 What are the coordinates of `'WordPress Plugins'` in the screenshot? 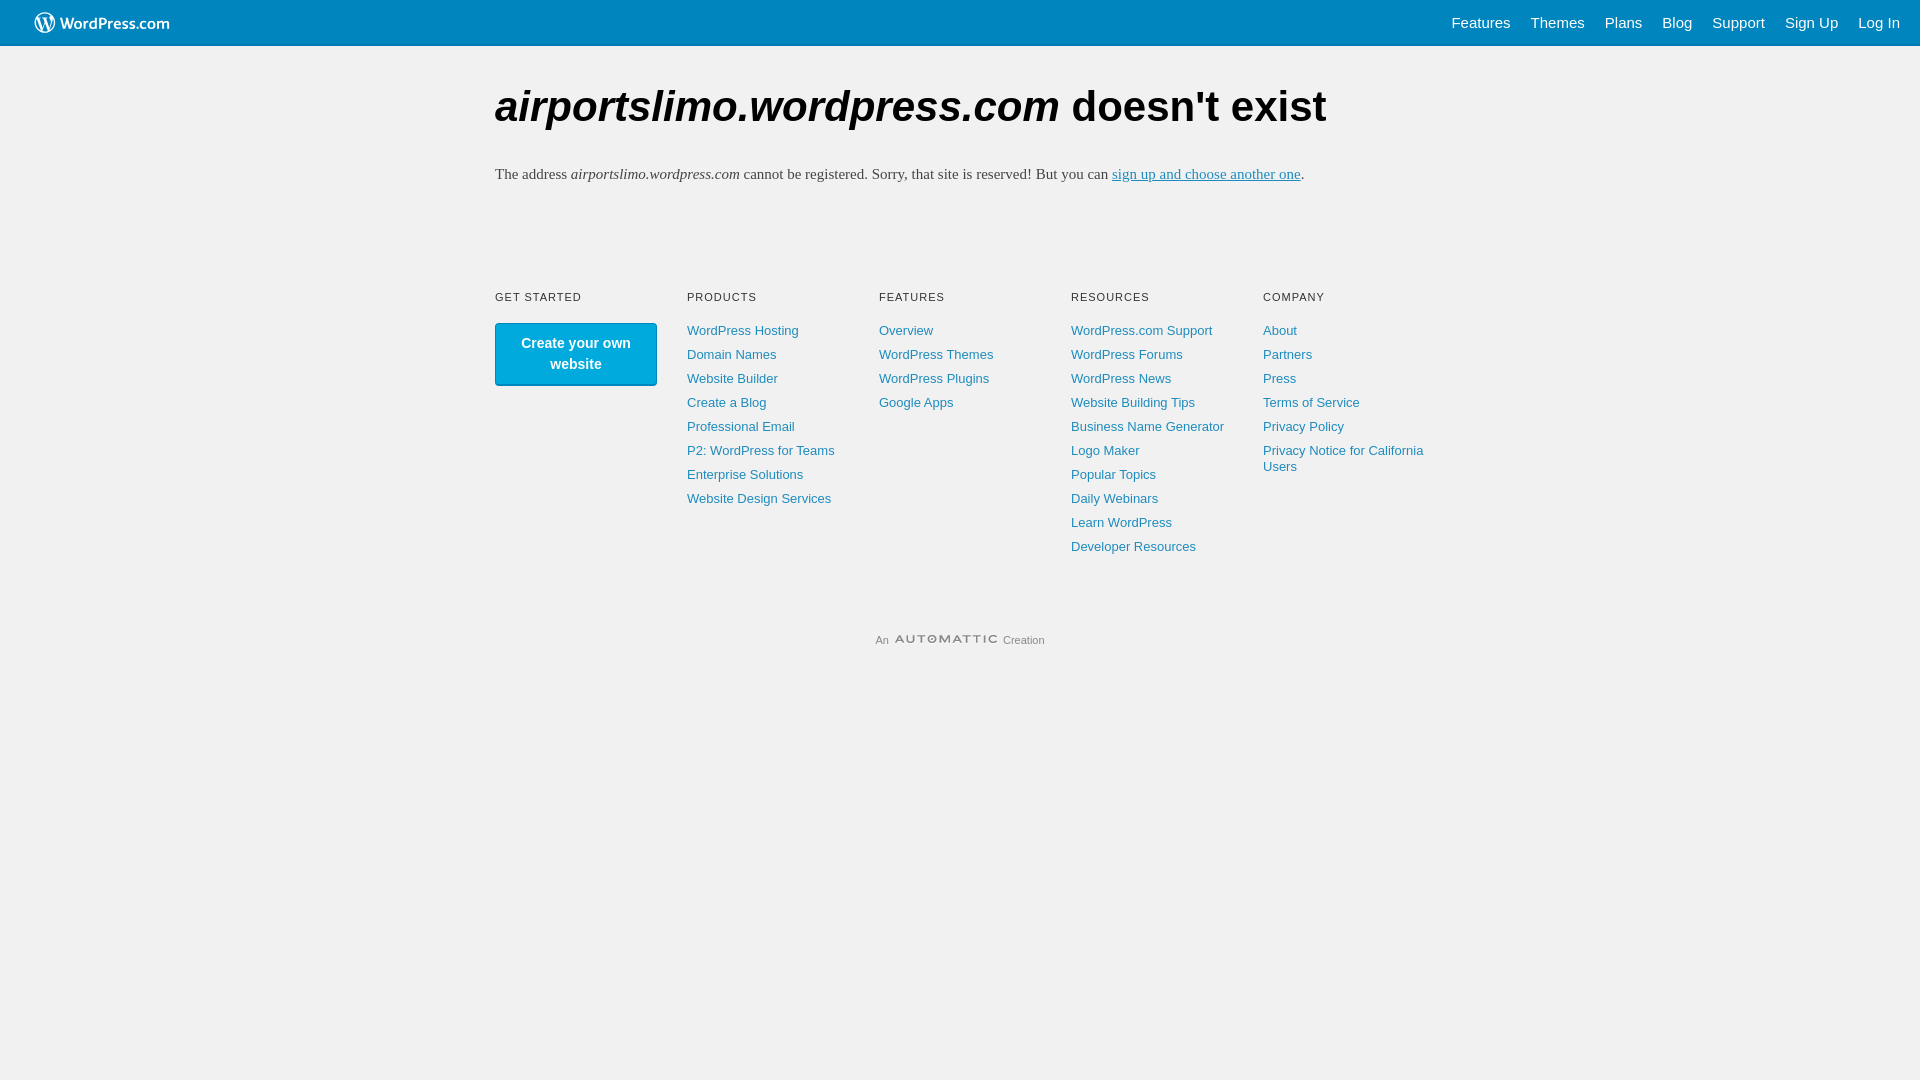 It's located at (878, 378).